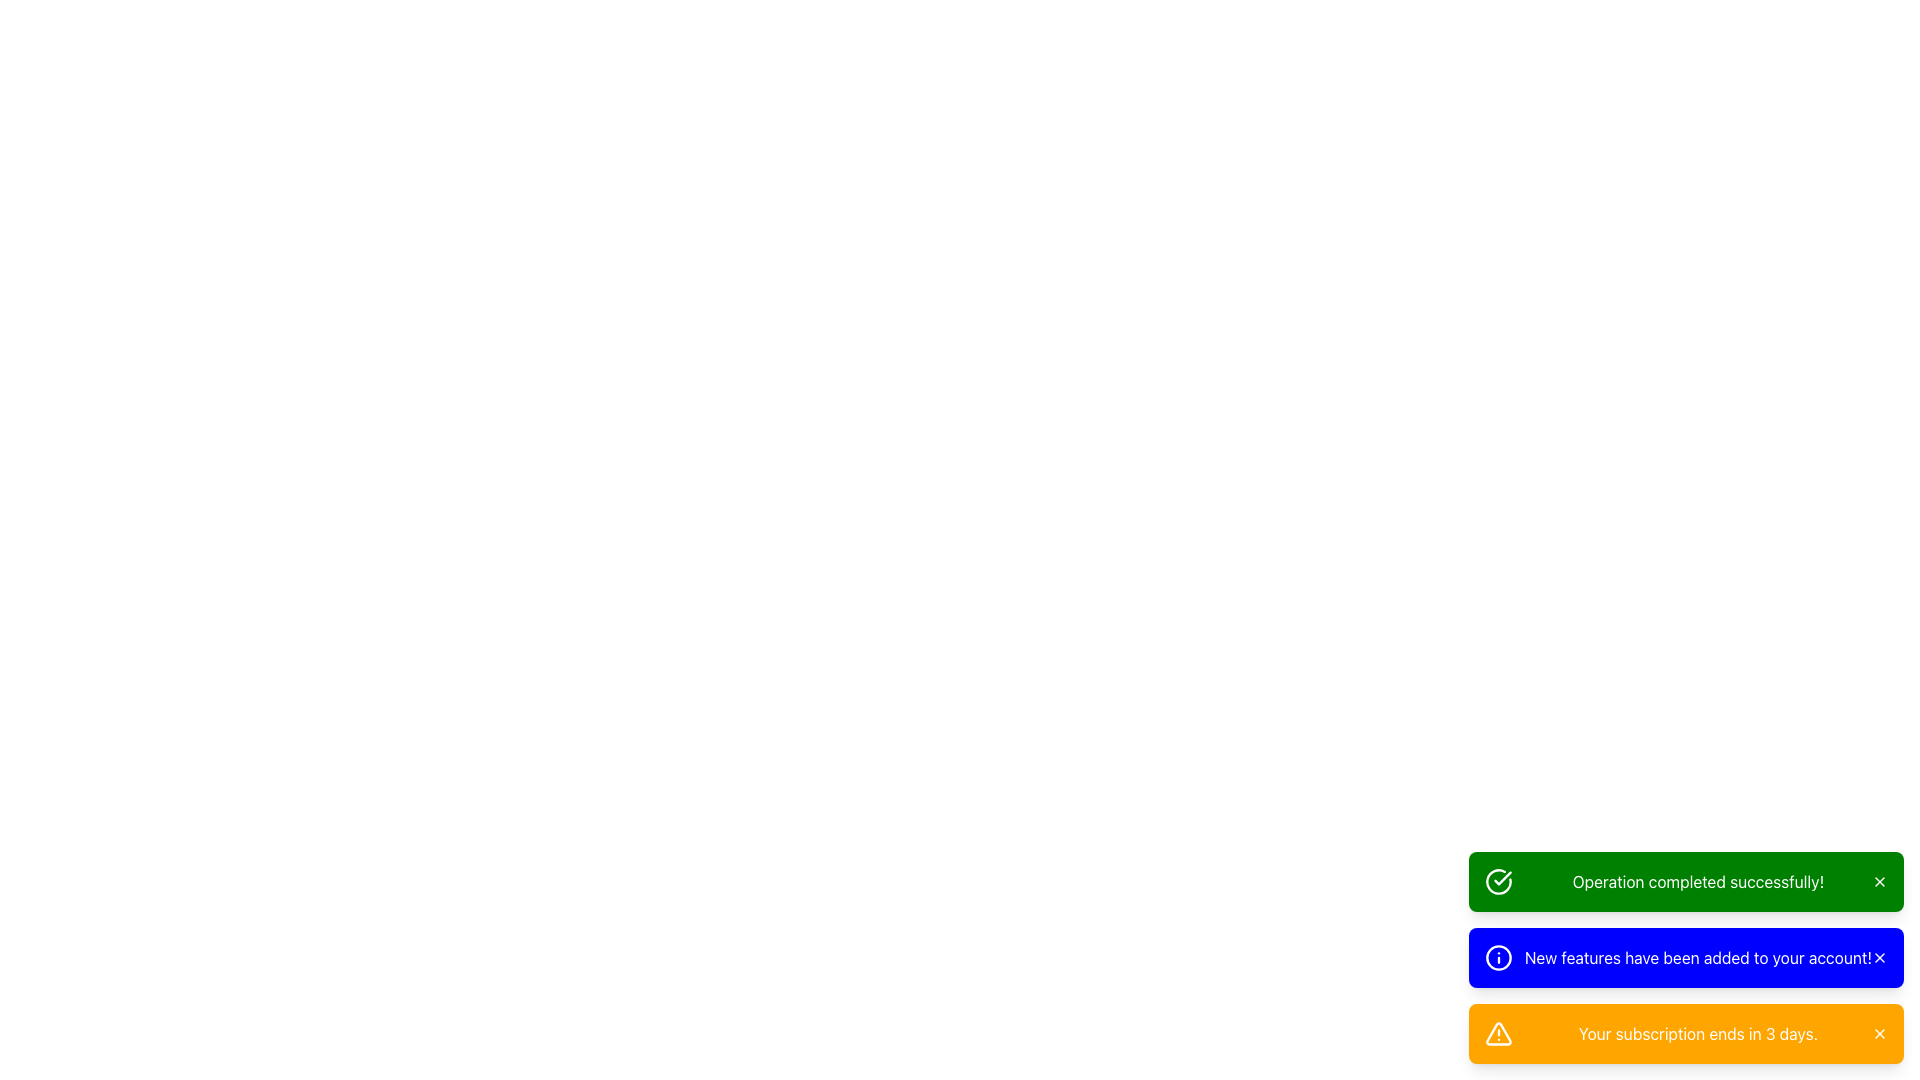 This screenshot has width=1920, height=1080. Describe the element at coordinates (1697, 956) in the screenshot. I see `the text label that displays 'New features have been added to your account!' in the notification card, which is the second card from the top with a blue background` at that location.